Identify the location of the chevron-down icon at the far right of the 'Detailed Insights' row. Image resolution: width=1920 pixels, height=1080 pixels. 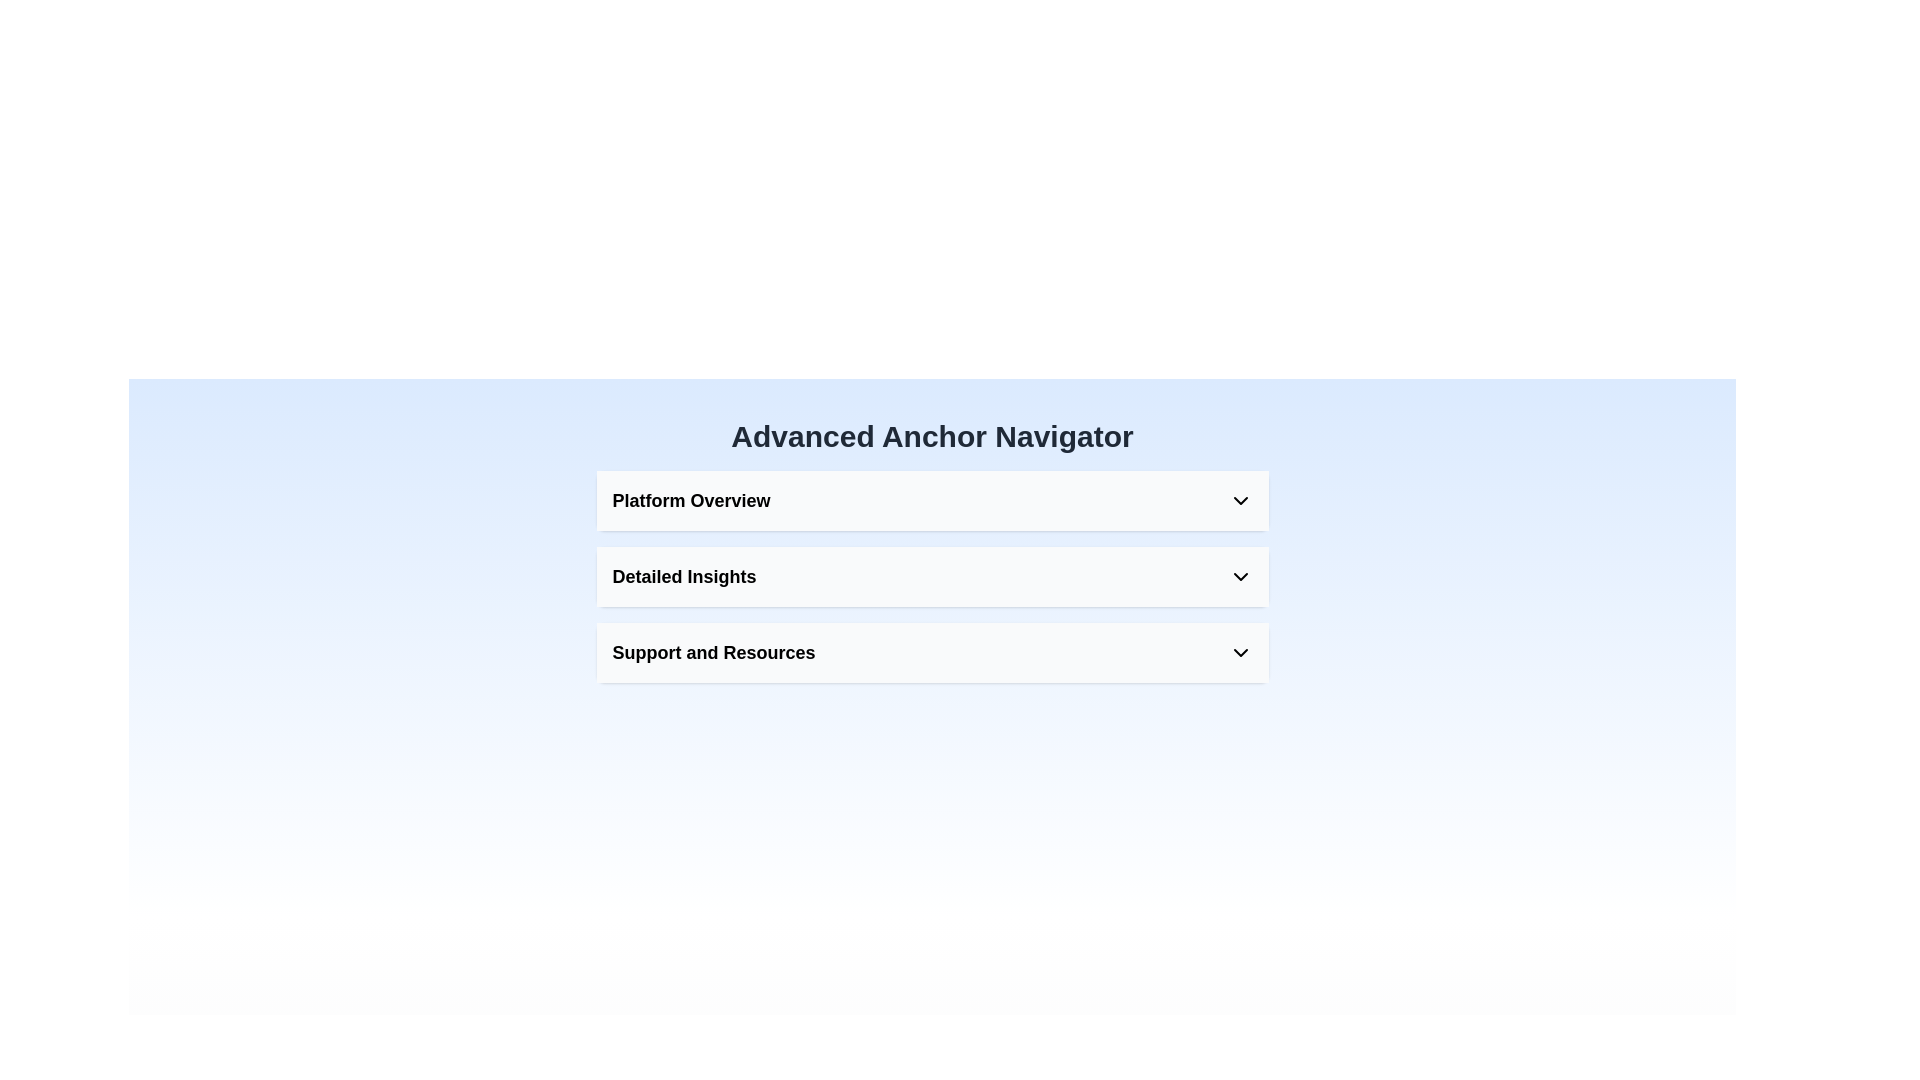
(1239, 577).